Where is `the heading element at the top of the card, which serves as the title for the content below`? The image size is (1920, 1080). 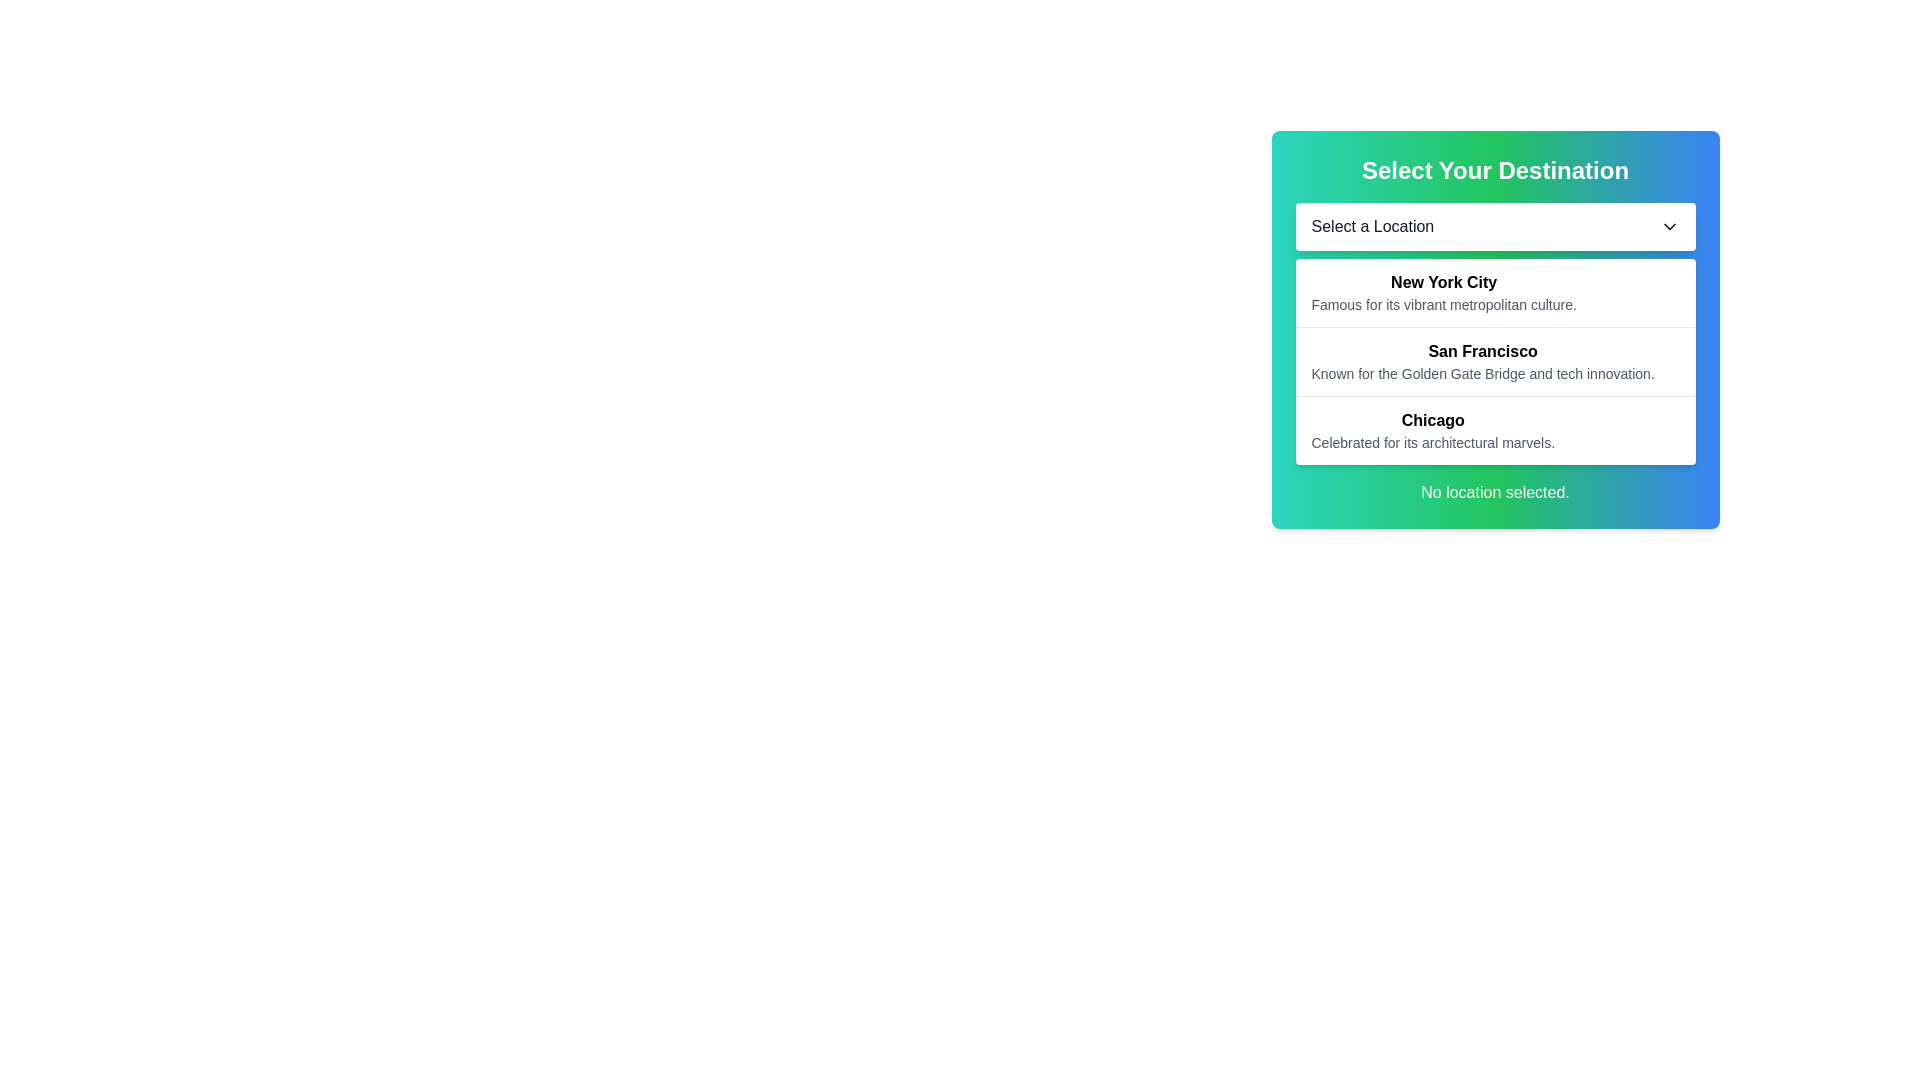 the heading element at the top of the card, which serves as the title for the content below is located at coordinates (1495, 169).